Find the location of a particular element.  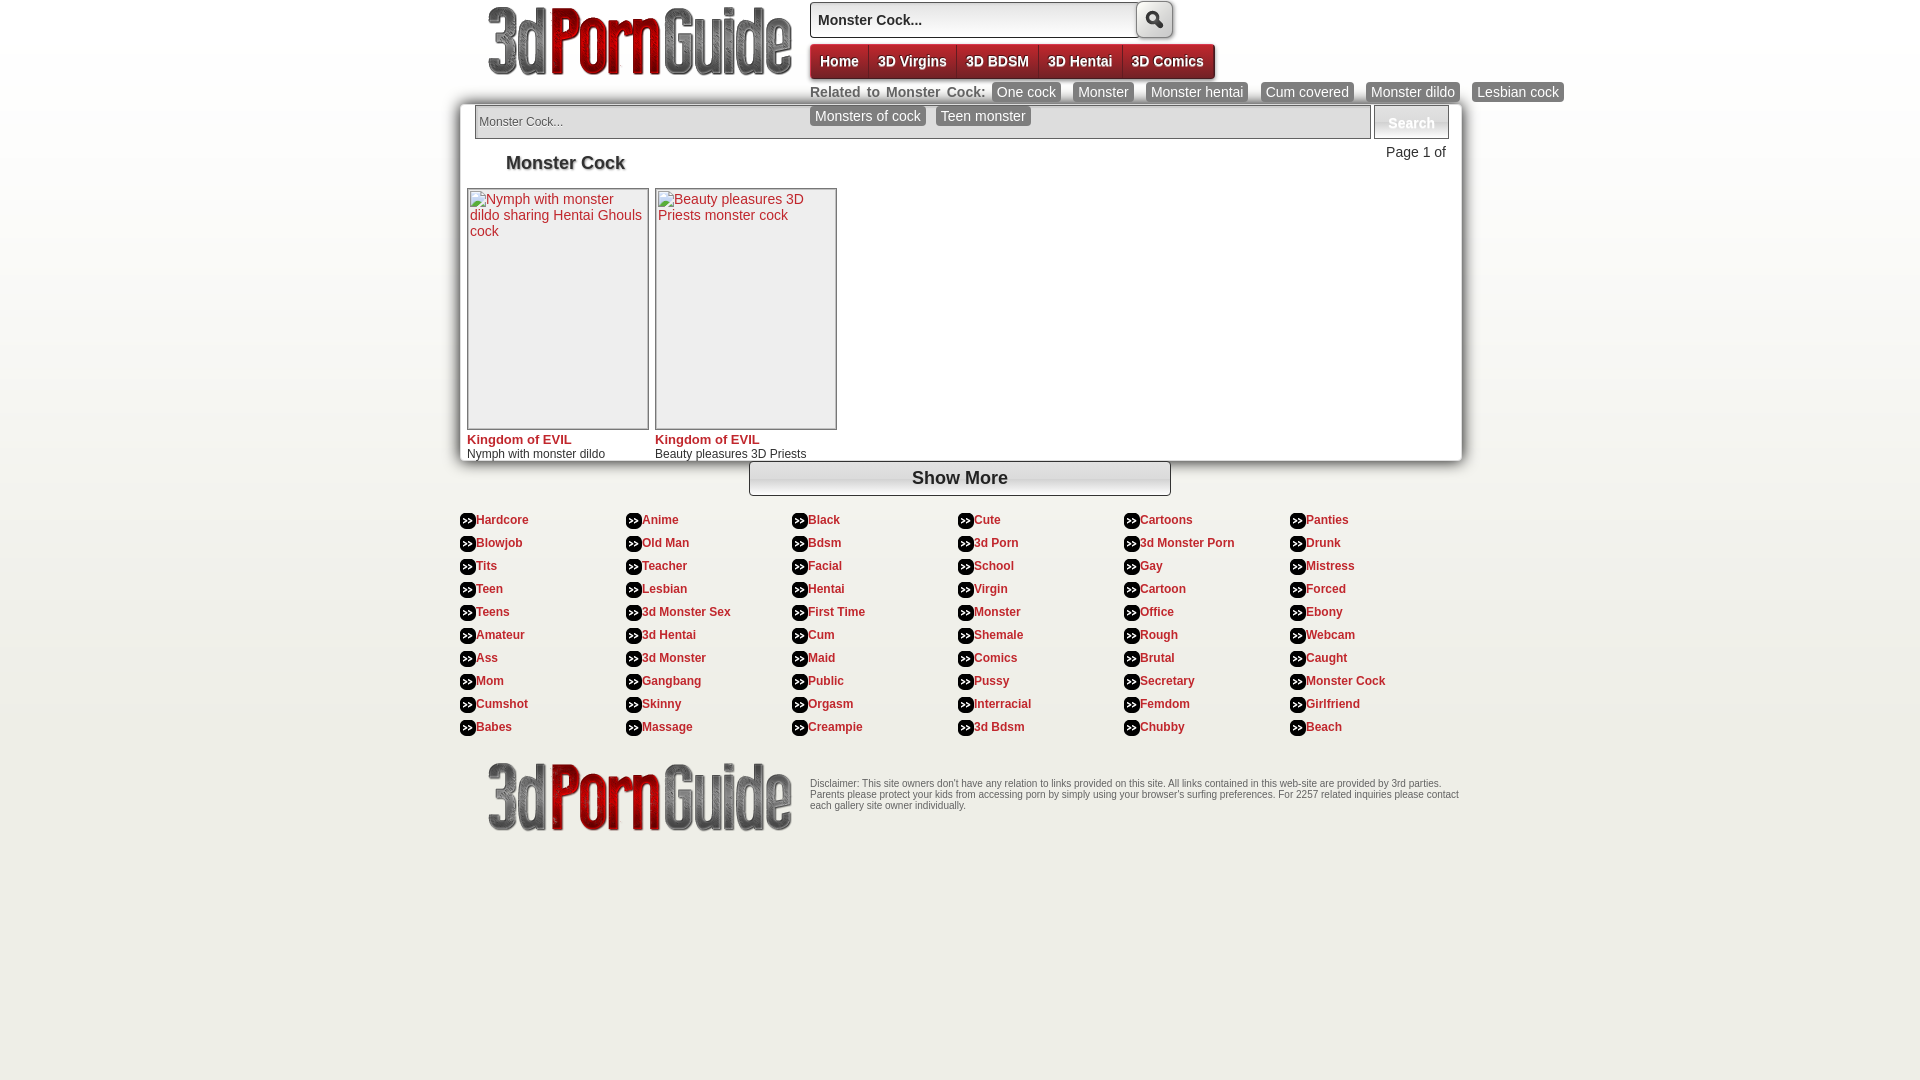

'Office' is located at coordinates (1140, 611).